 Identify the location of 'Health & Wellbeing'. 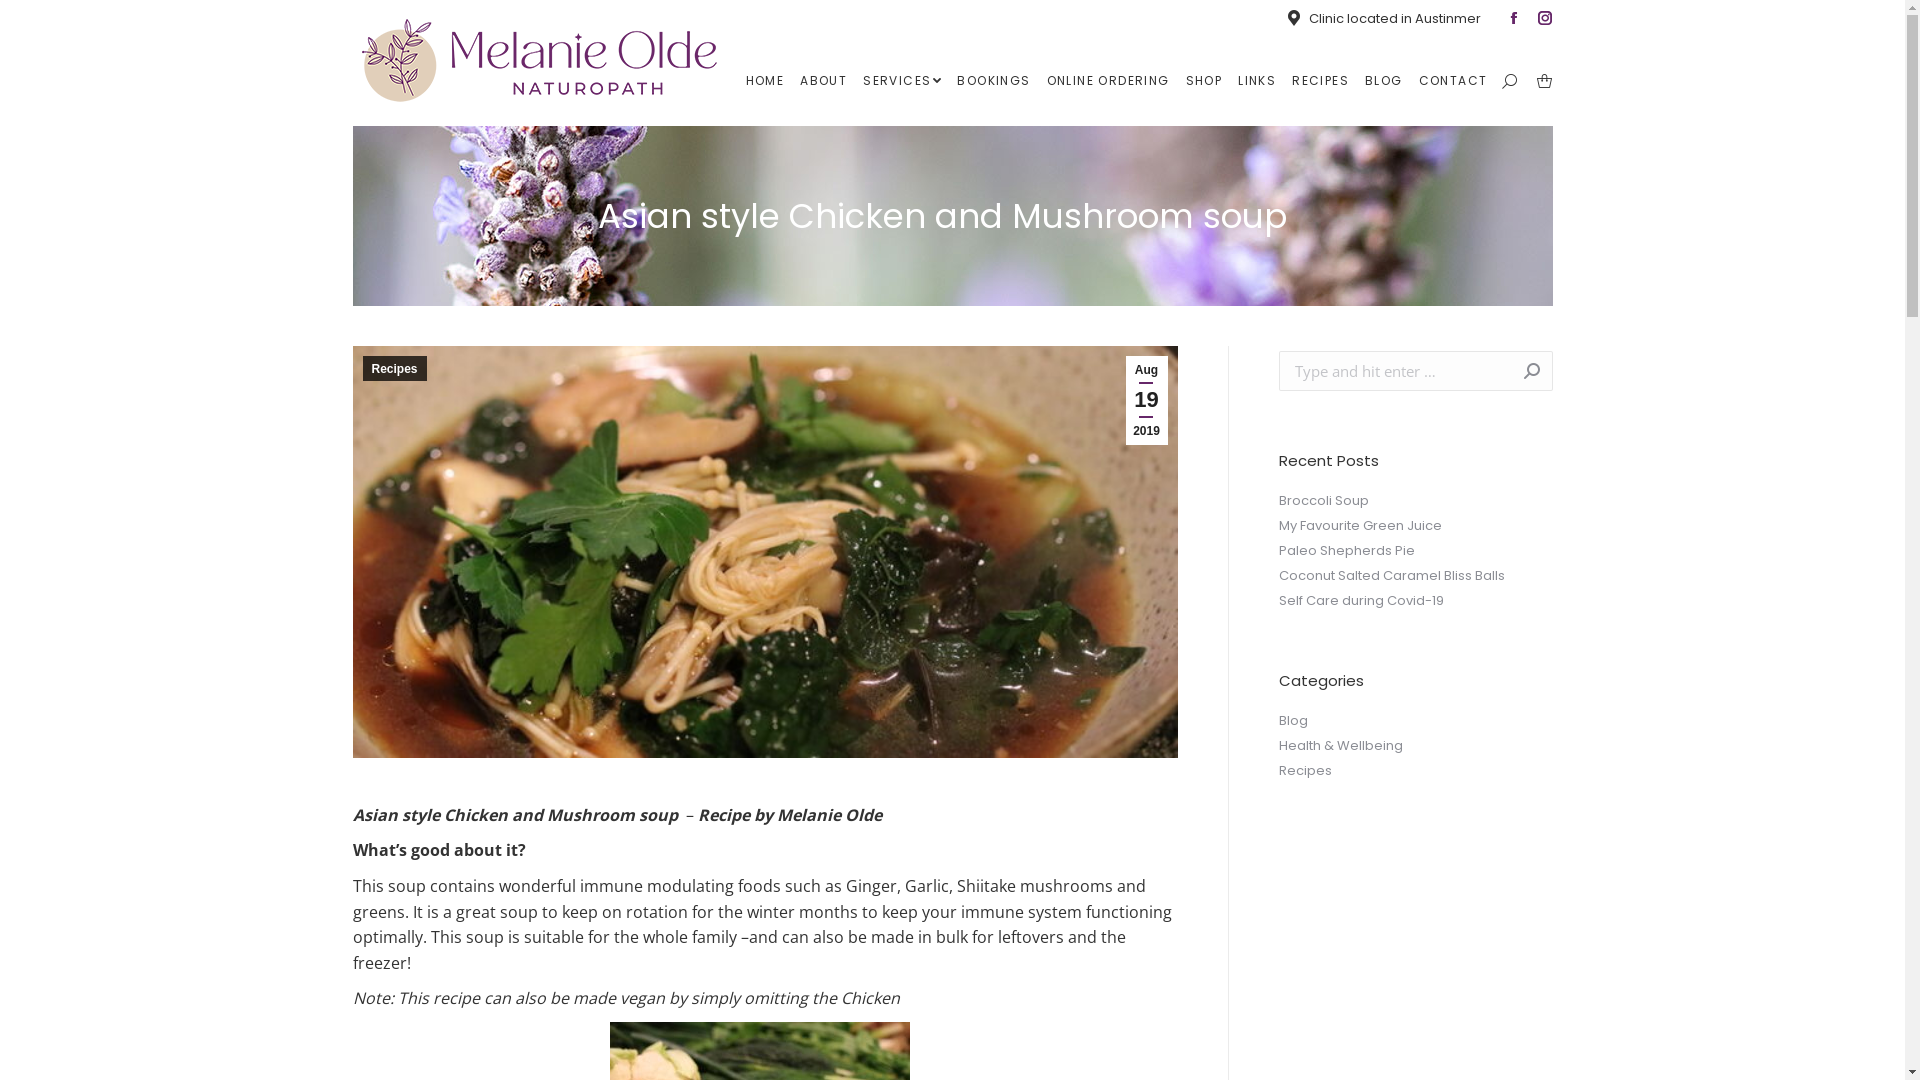
(1339, 745).